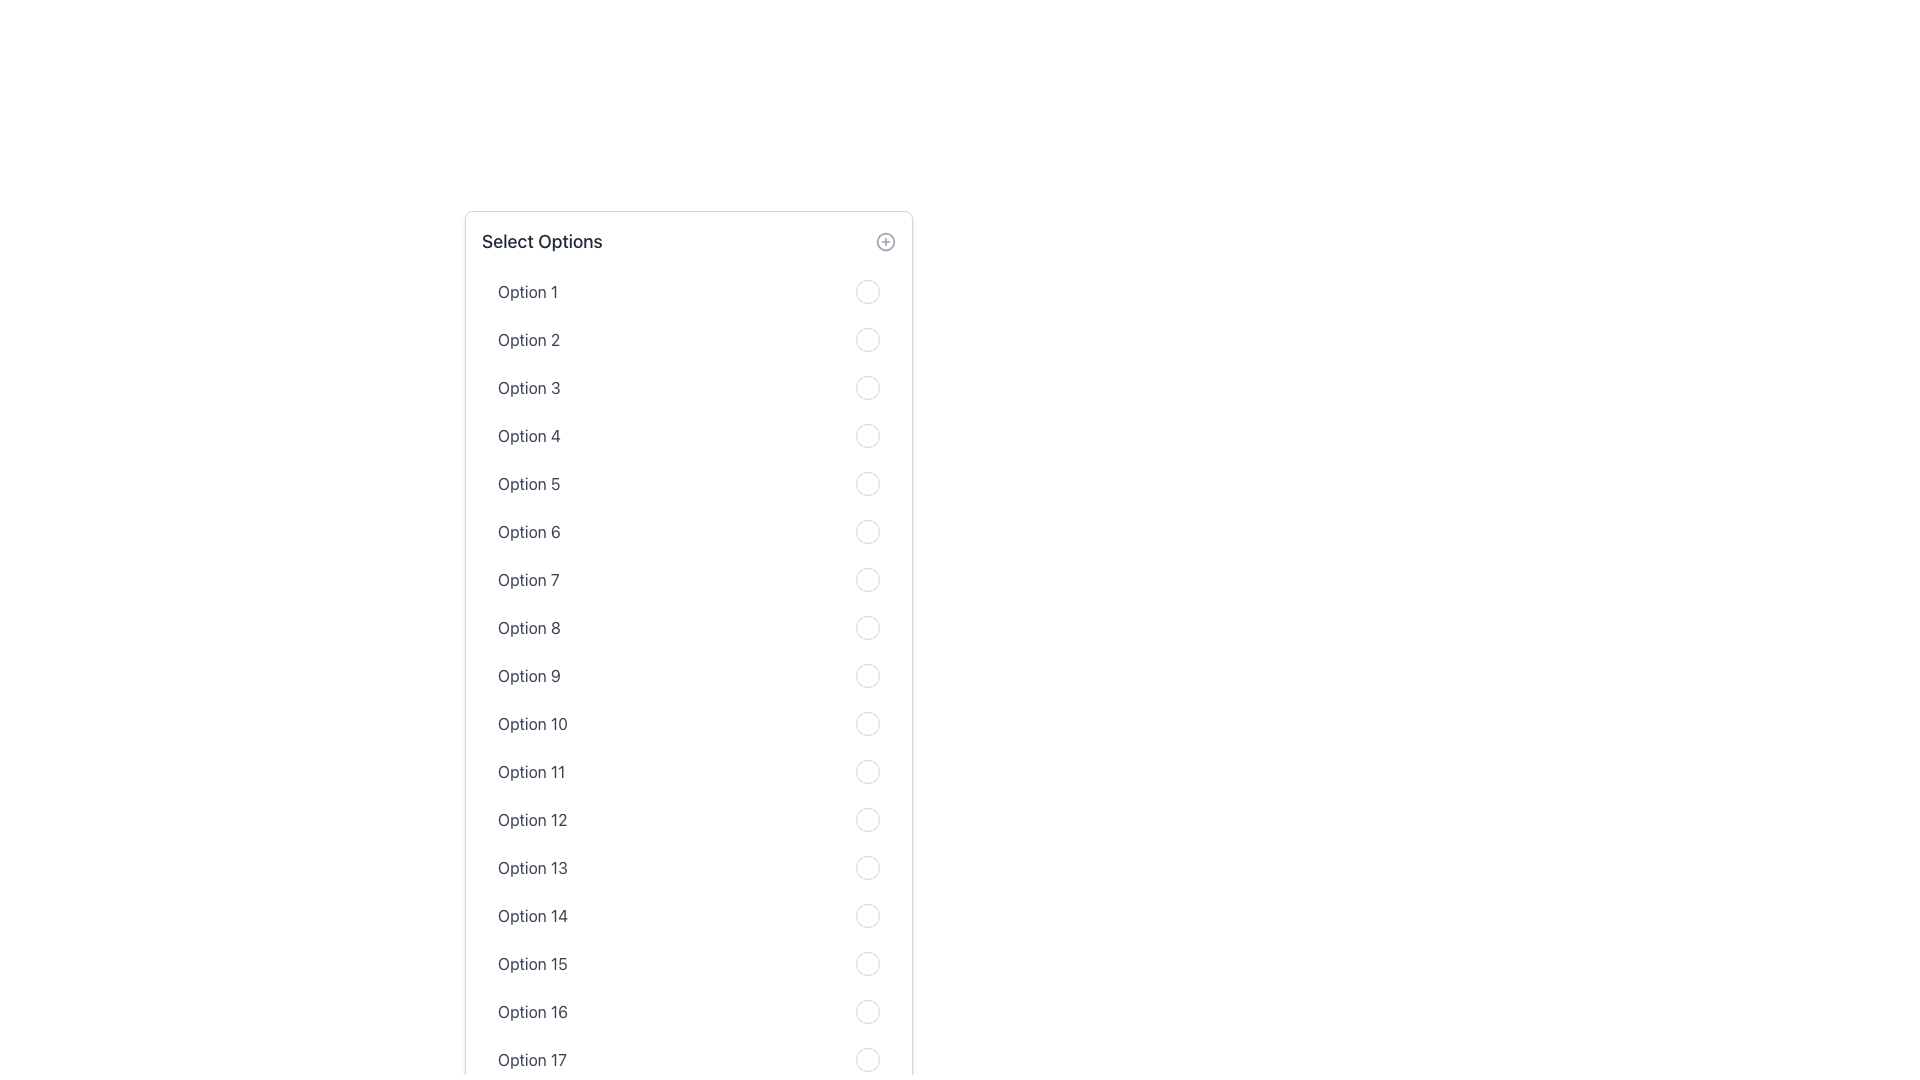 This screenshot has width=1920, height=1080. What do you see at coordinates (689, 388) in the screenshot?
I see `the selectable option labeled 'Option 3'` at bounding box center [689, 388].